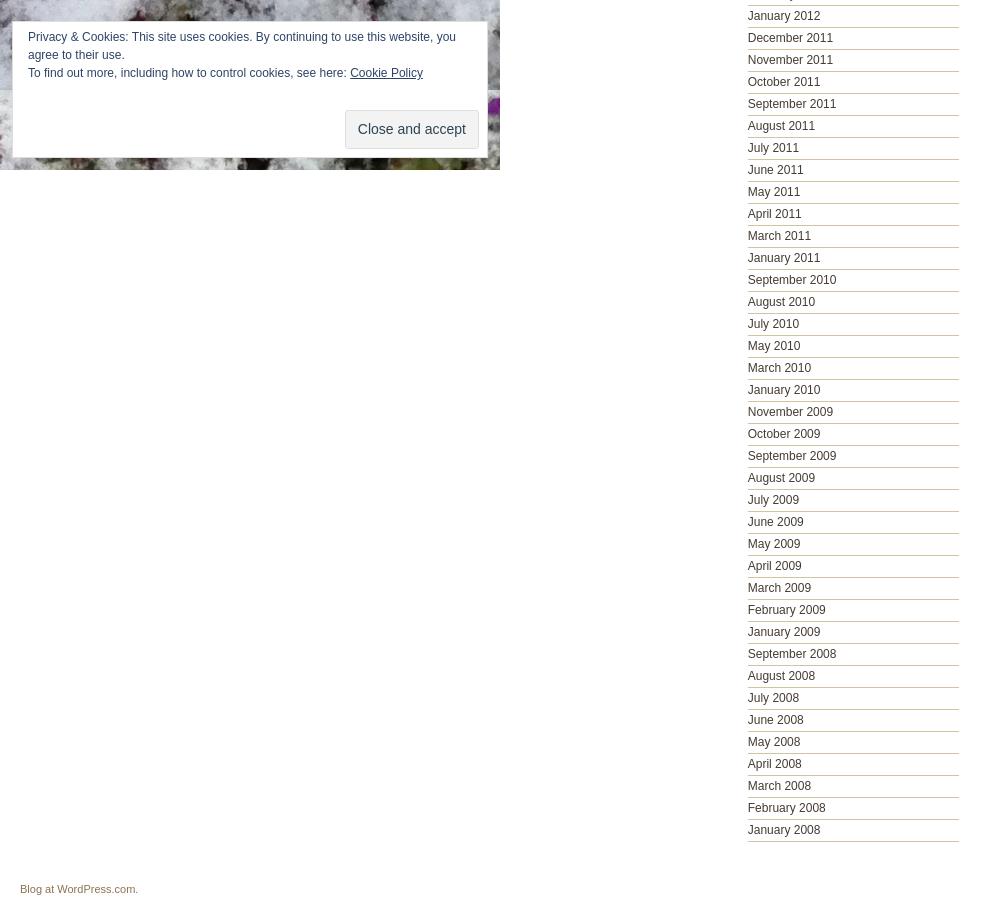  I want to click on 'March 2010', so click(779, 367).